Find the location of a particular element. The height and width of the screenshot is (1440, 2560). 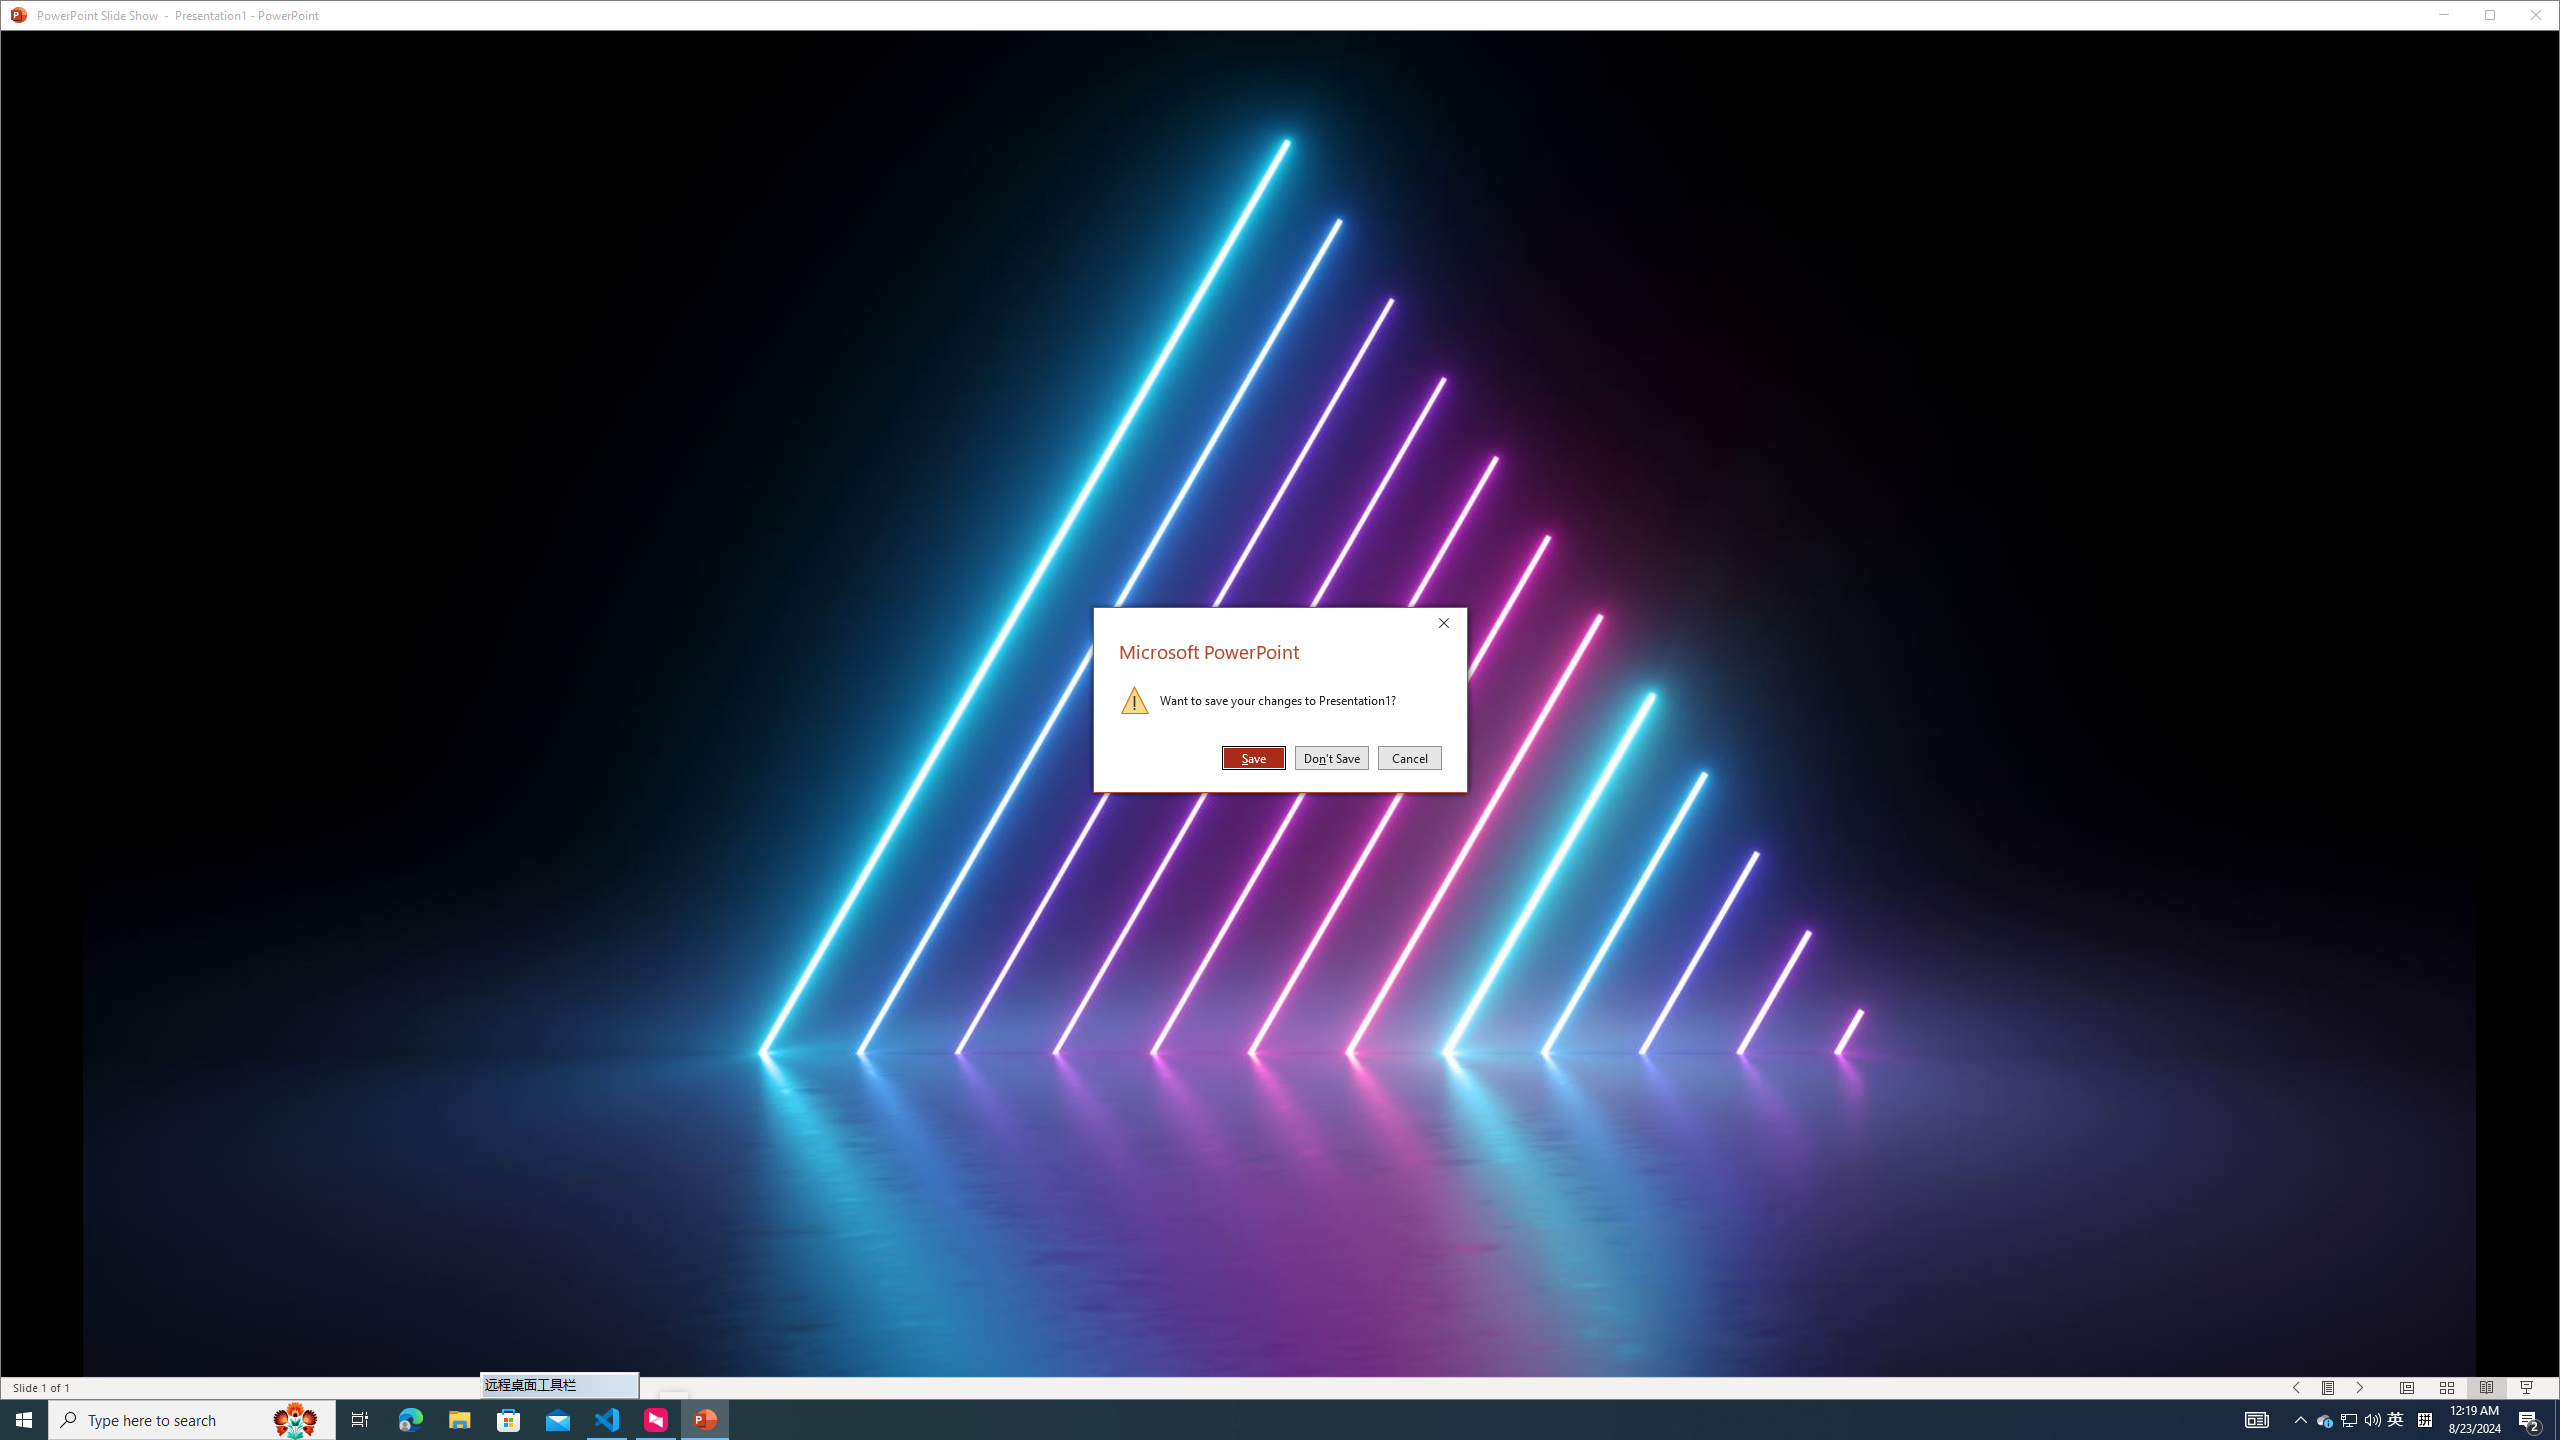

'Microsoft Store' is located at coordinates (509, 1418).